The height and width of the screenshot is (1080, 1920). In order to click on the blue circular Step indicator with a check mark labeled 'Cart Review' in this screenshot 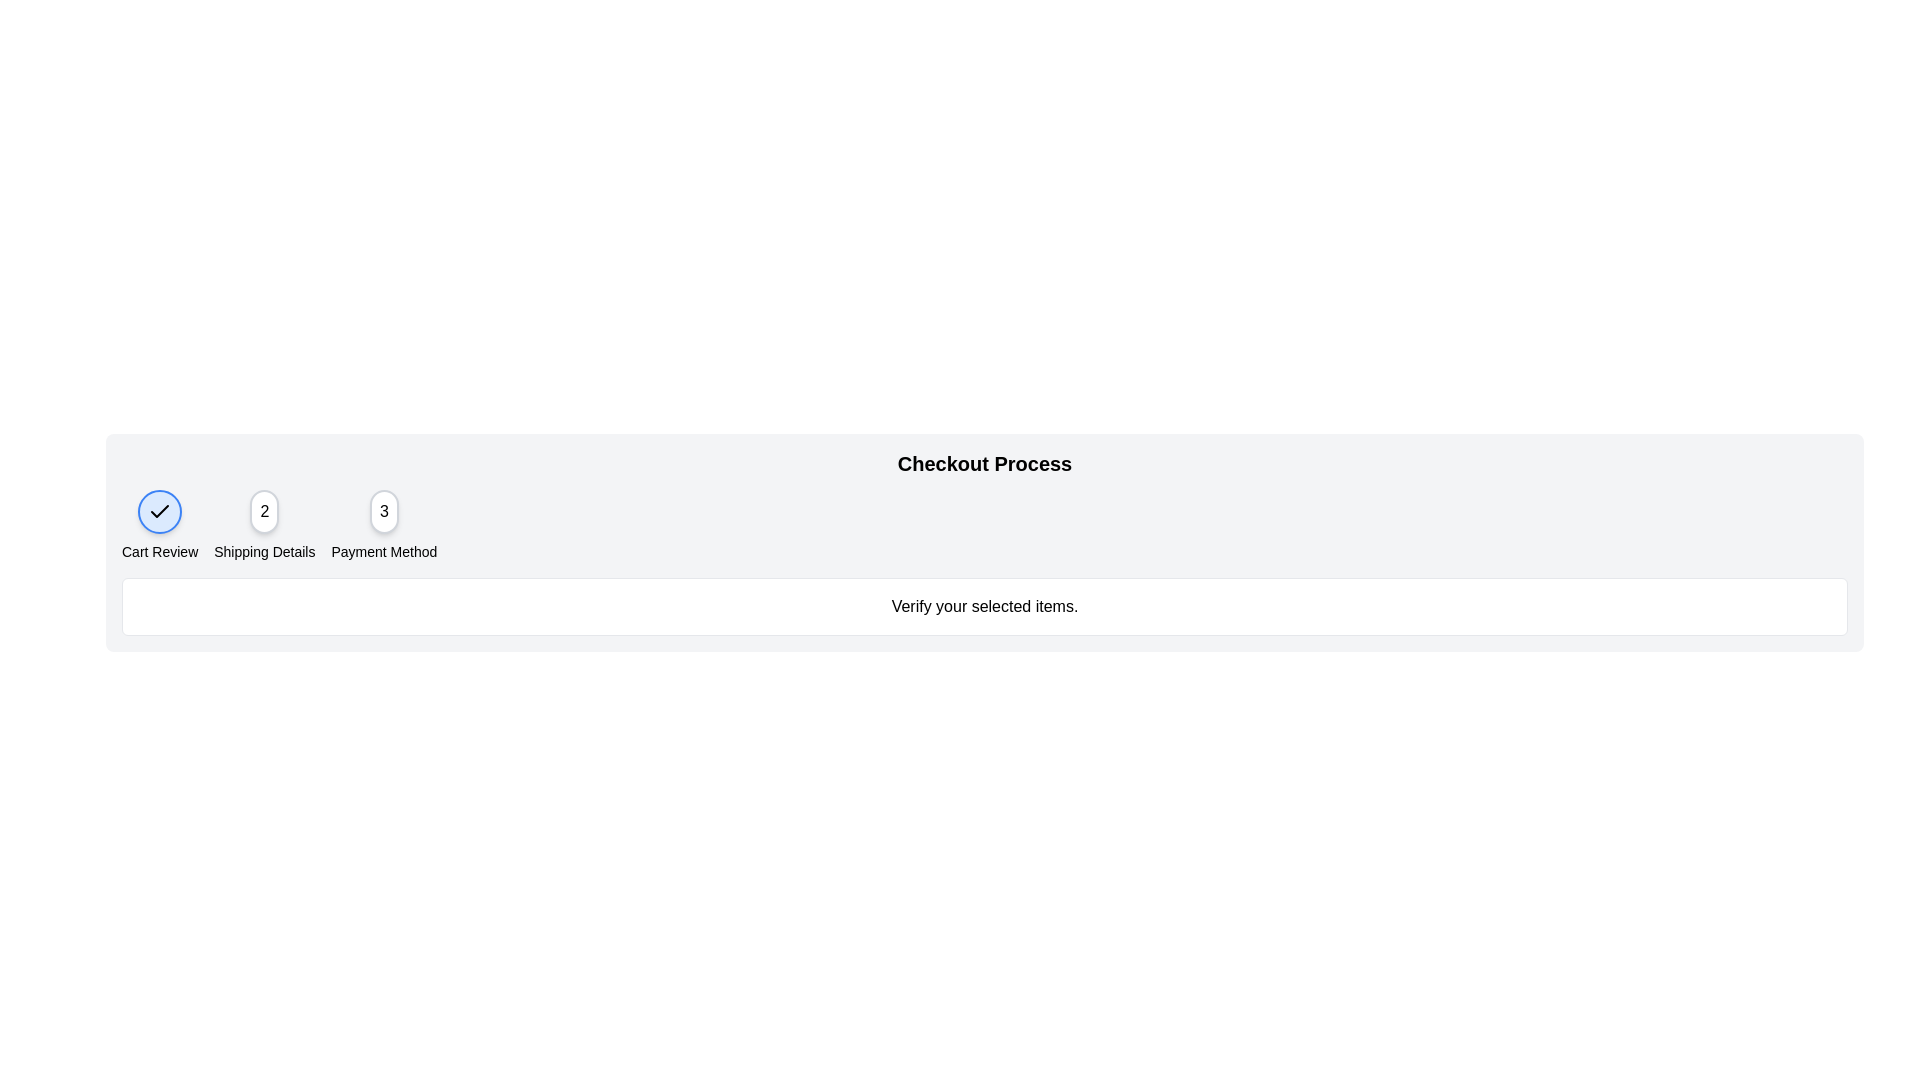, I will do `click(160, 524)`.